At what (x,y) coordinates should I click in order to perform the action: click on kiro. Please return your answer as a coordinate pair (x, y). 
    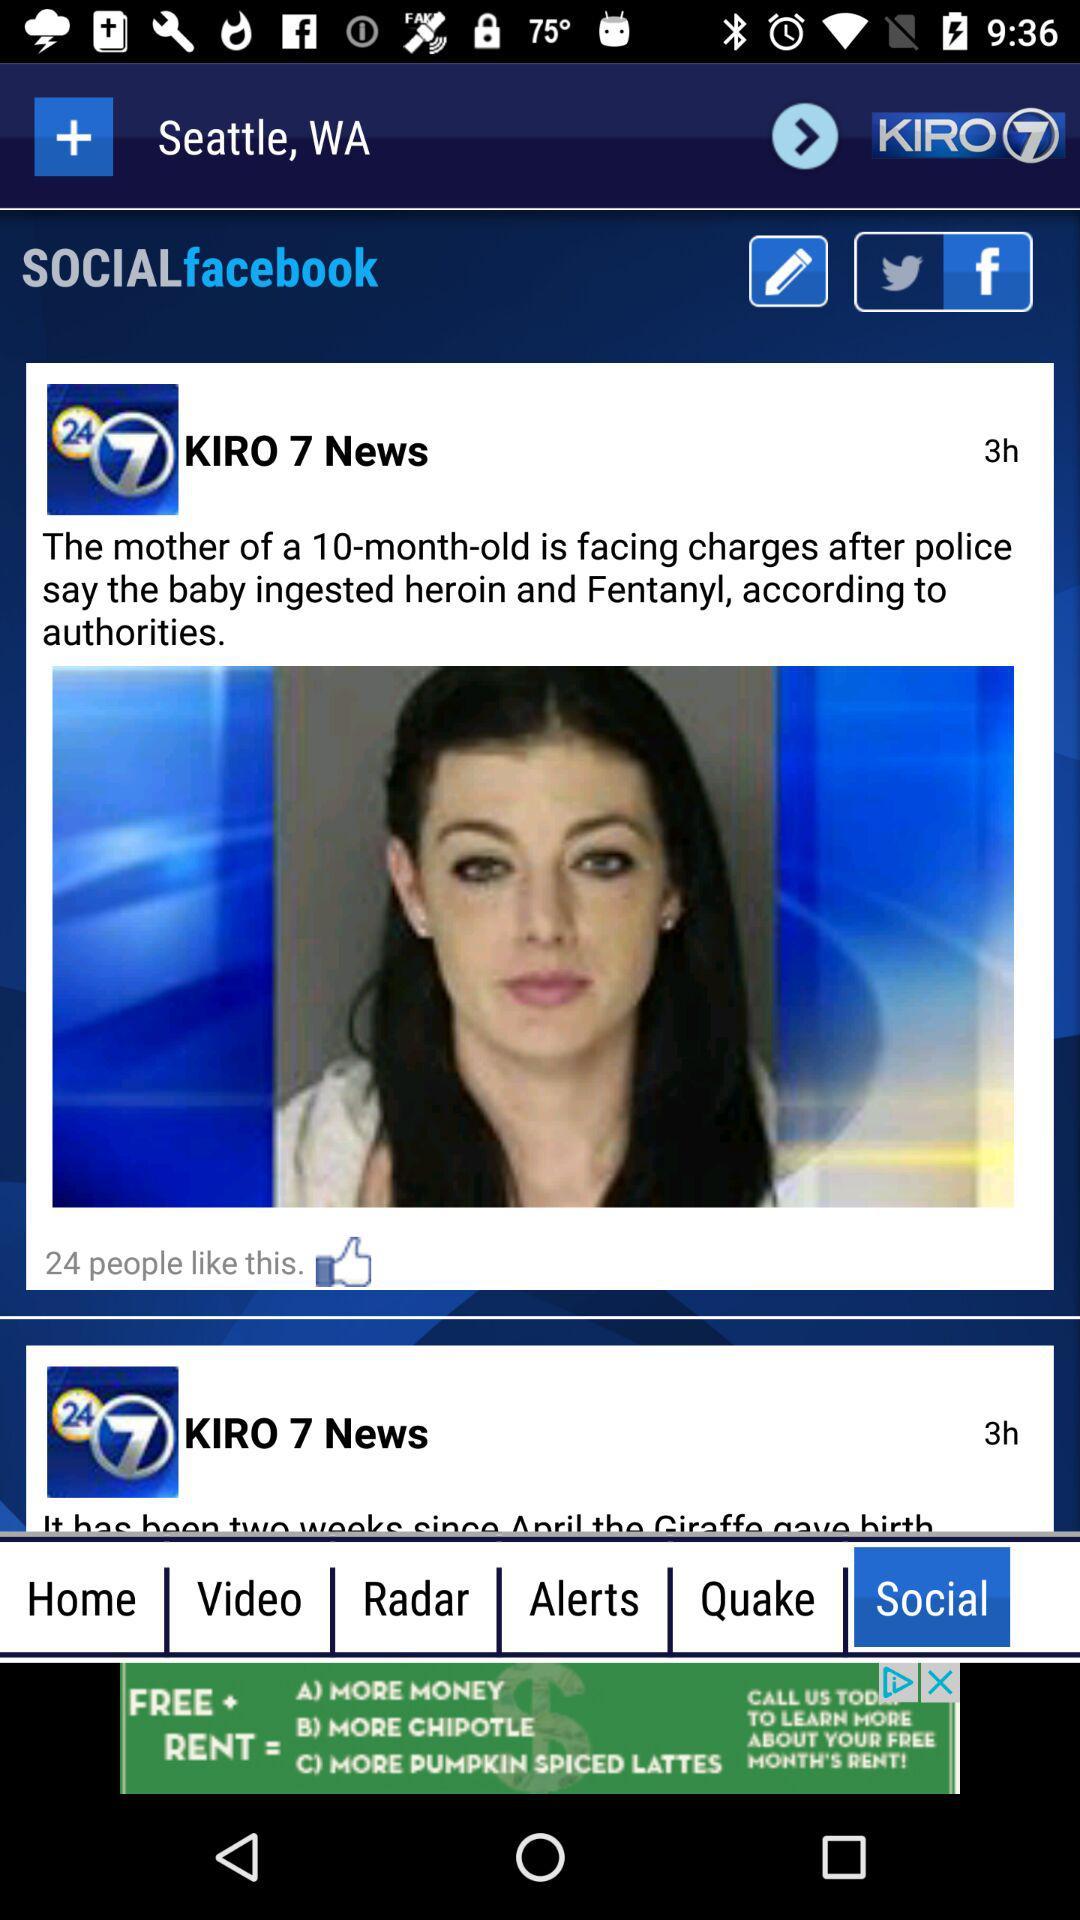
    Looking at the image, I should click on (967, 135).